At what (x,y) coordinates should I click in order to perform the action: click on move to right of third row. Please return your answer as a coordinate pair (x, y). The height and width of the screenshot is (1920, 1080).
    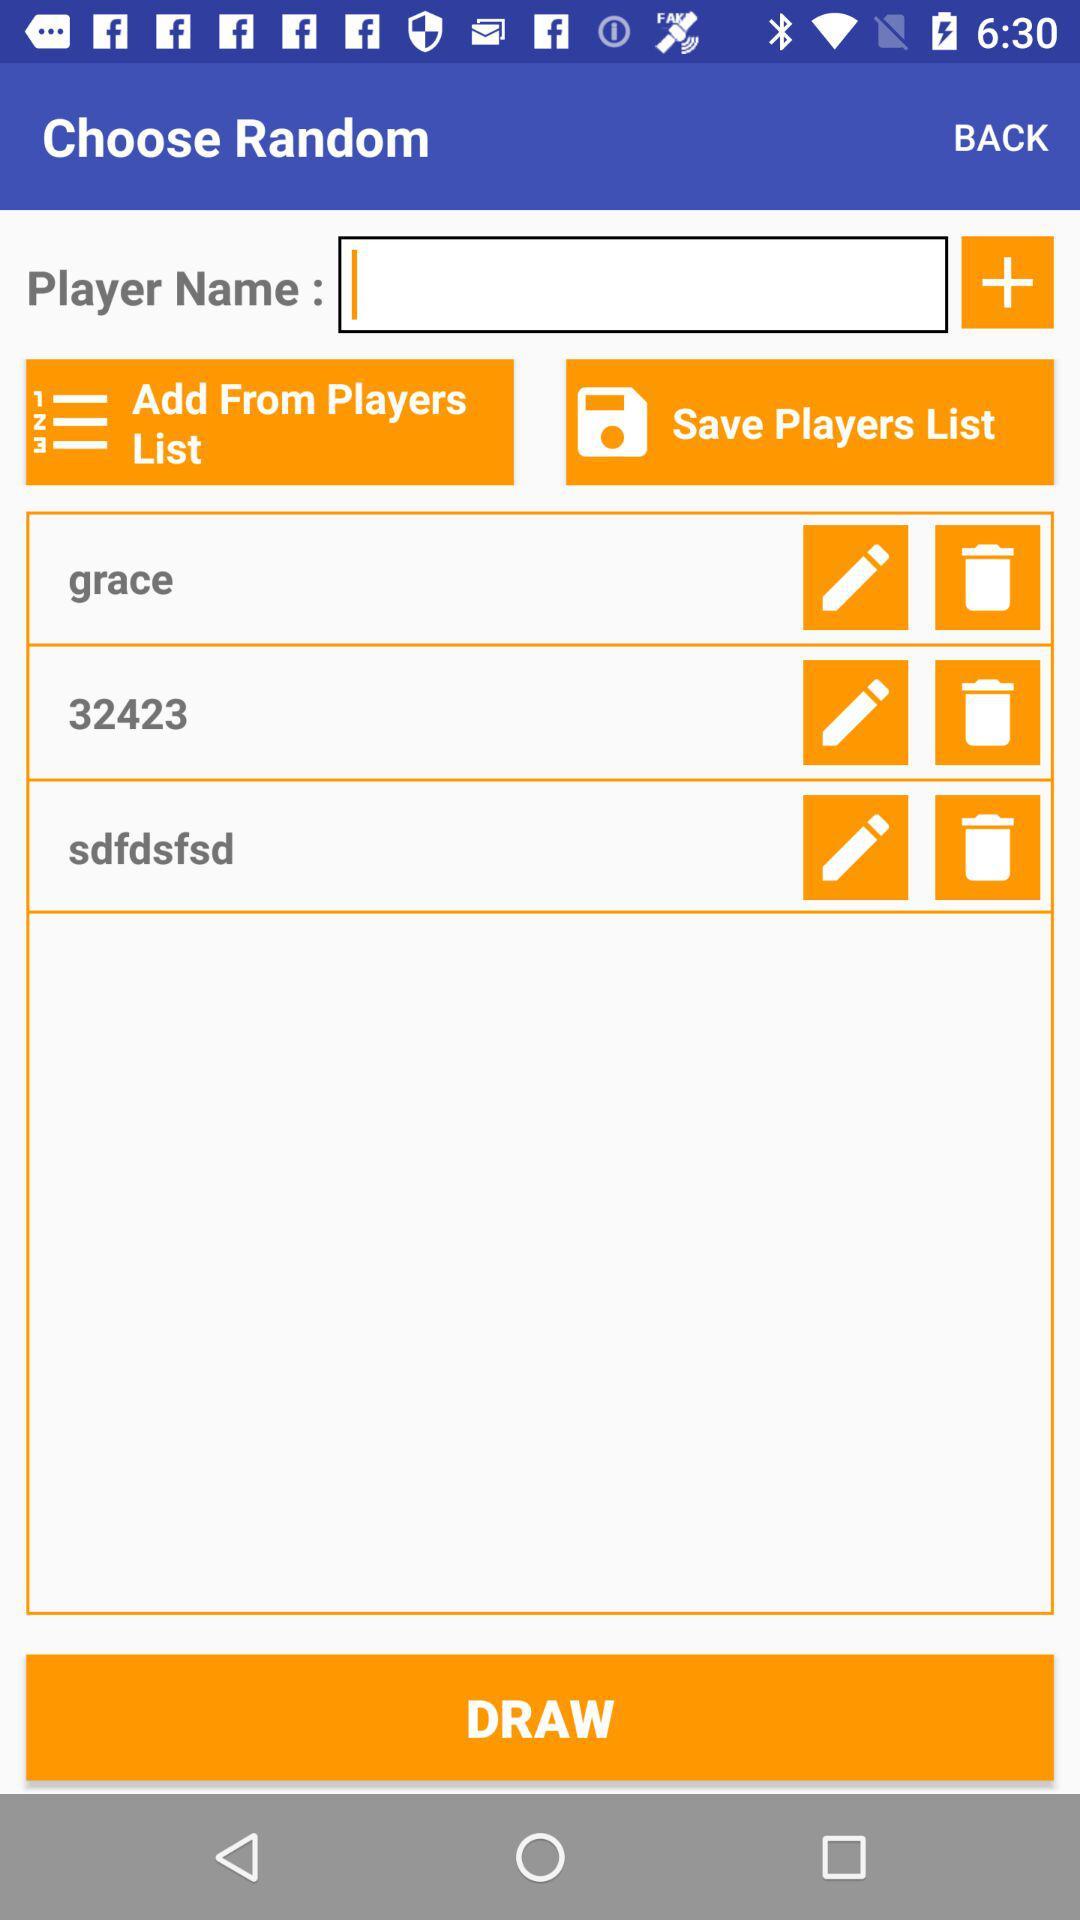
    Looking at the image, I should click on (855, 847).